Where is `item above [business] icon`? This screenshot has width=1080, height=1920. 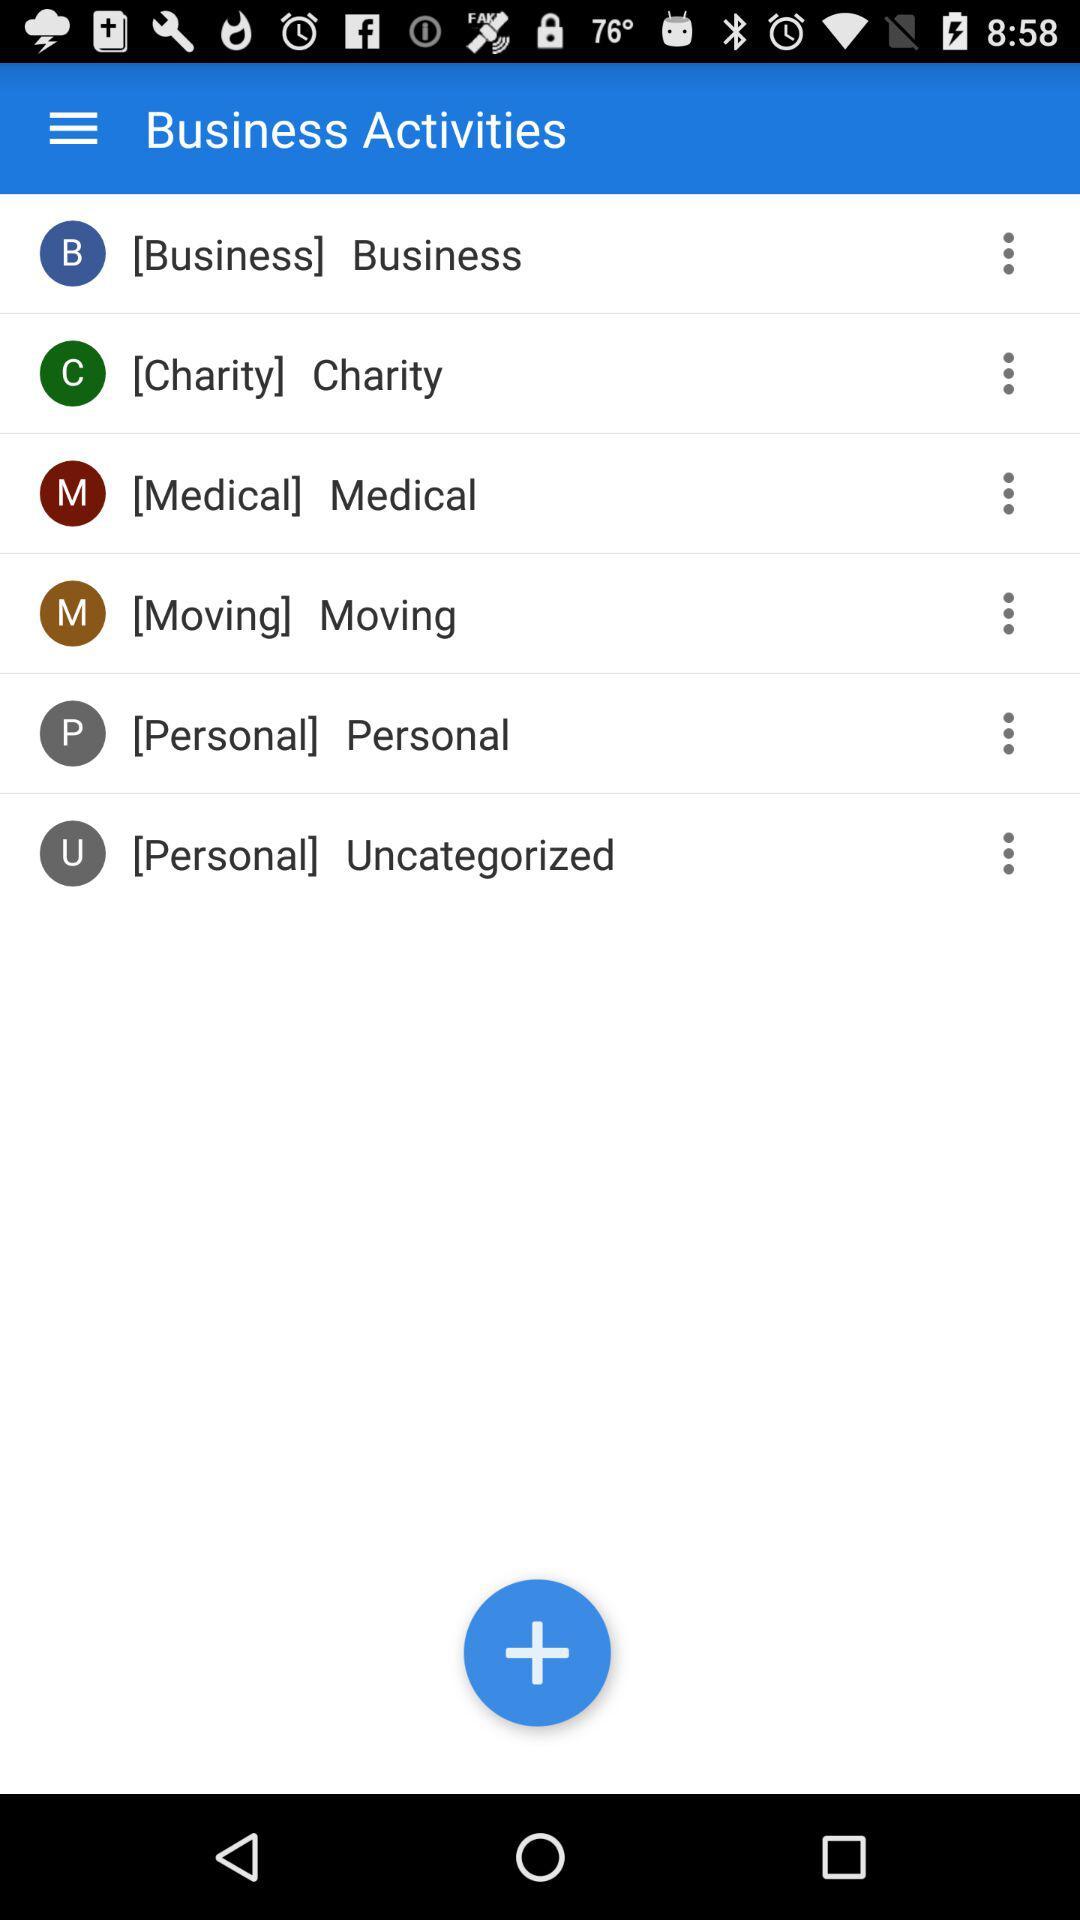
item above [business] icon is located at coordinates (335, 127).